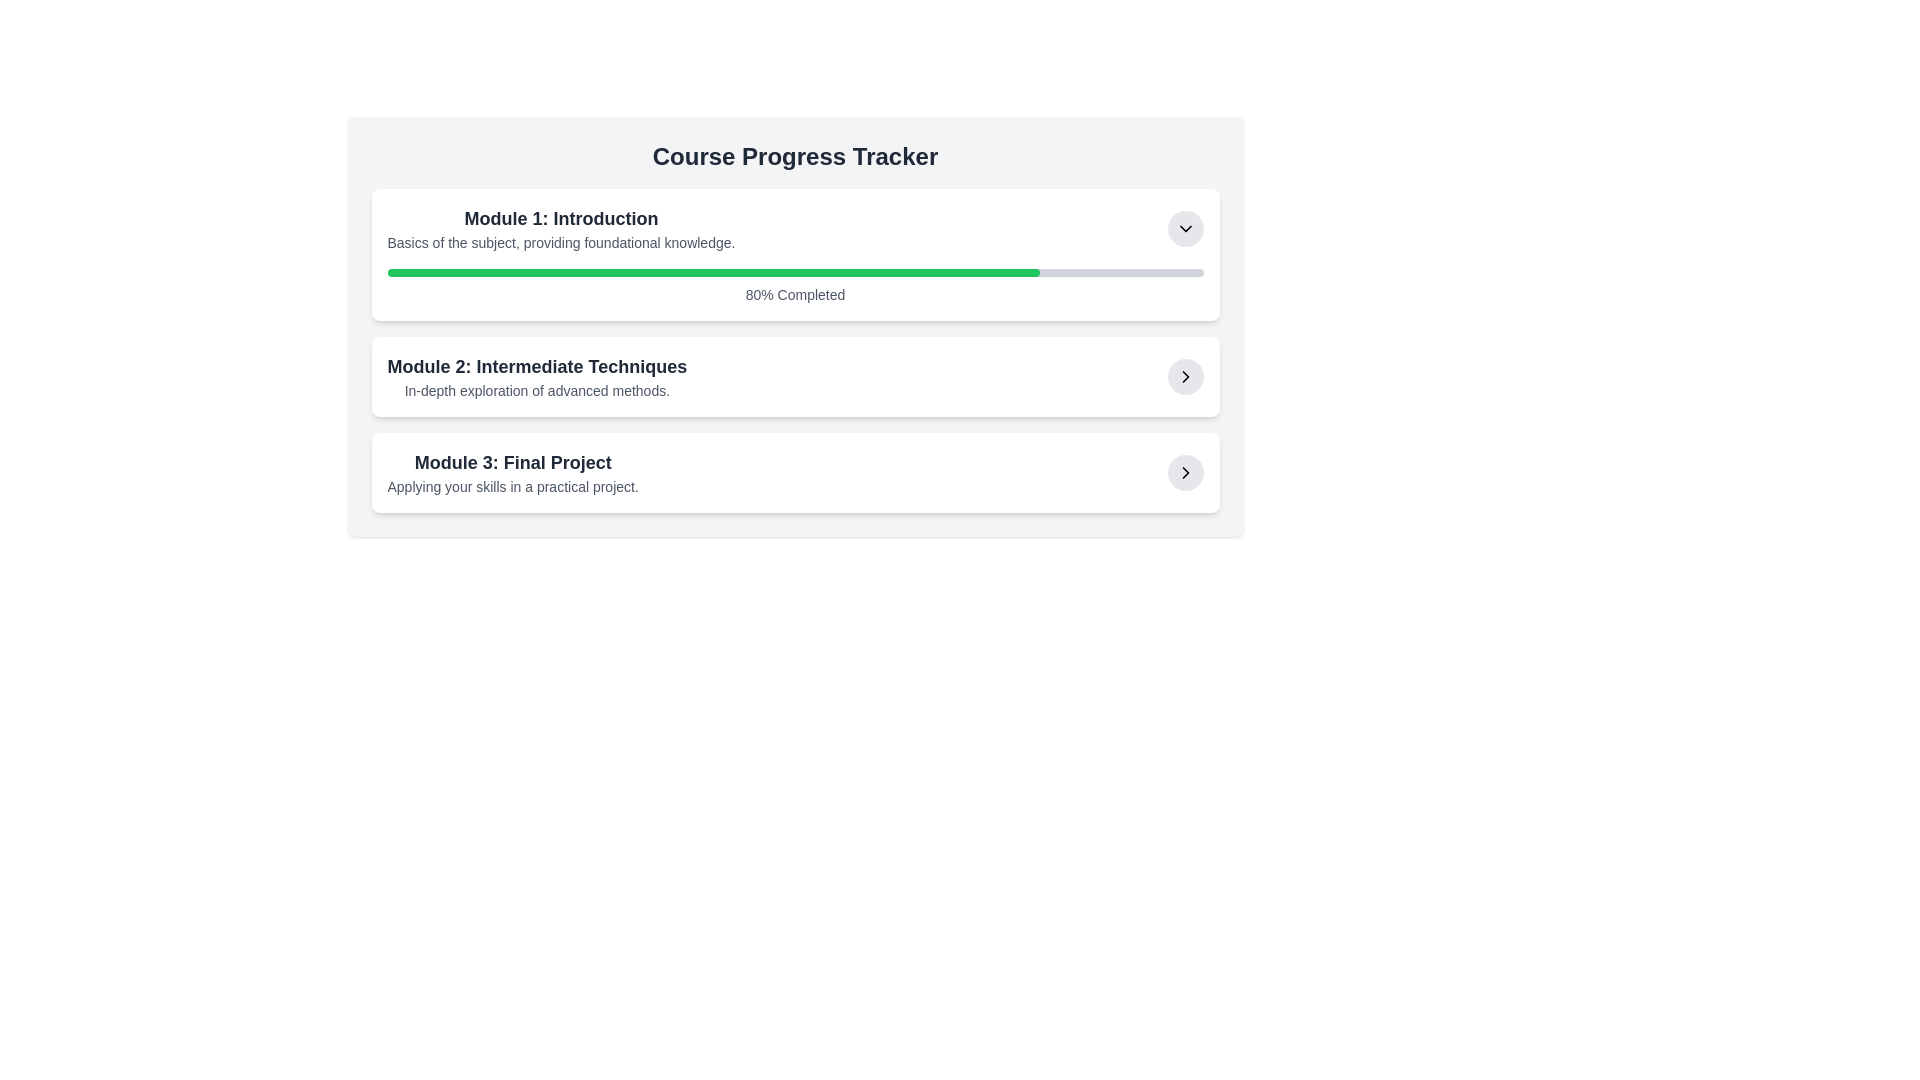 The width and height of the screenshot is (1920, 1080). Describe the element at coordinates (537, 390) in the screenshot. I see `the Text label positioned below the title 'Module 2: Intermediate Techniques', which is styled in a smaller font size and lighter gray color` at that location.